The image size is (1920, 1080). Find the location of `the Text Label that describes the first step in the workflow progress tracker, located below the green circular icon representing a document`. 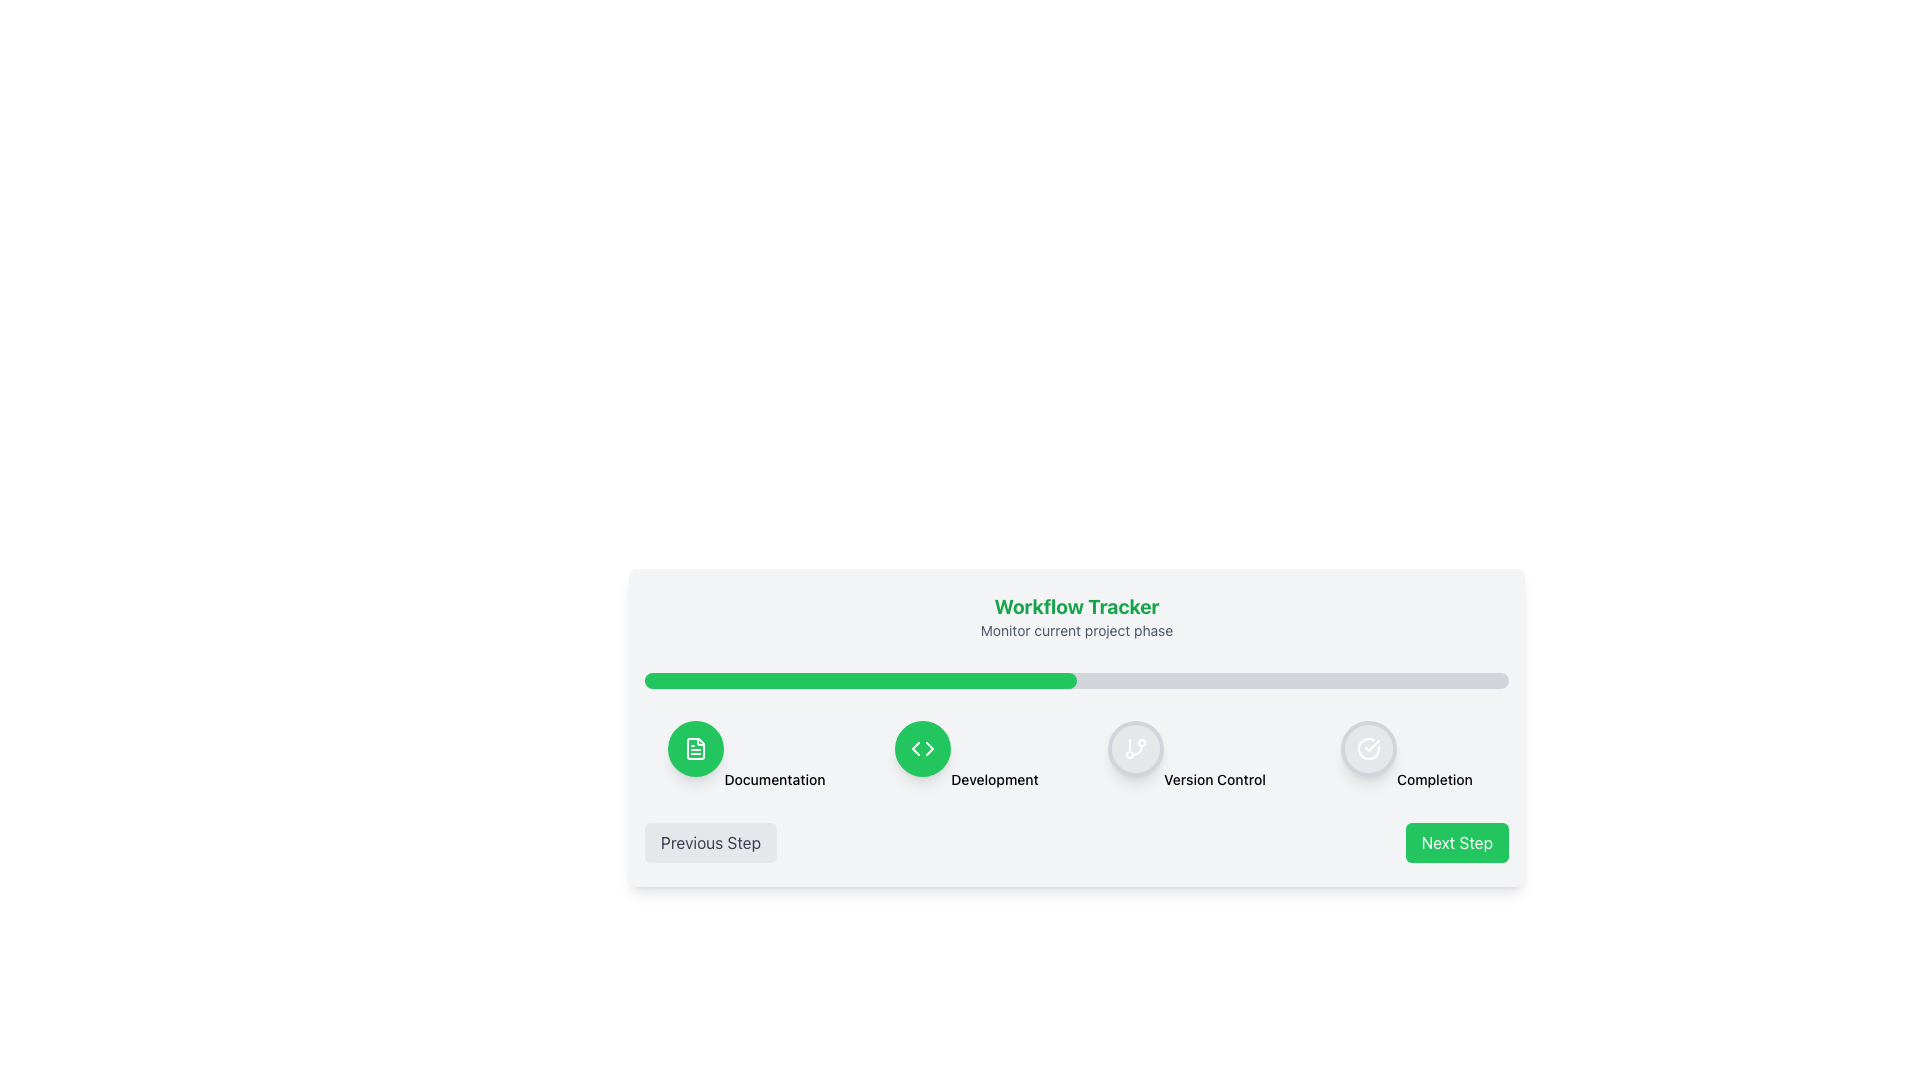

the Text Label that describes the first step in the workflow progress tracker, located below the green circular icon representing a document is located at coordinates (773, 778).